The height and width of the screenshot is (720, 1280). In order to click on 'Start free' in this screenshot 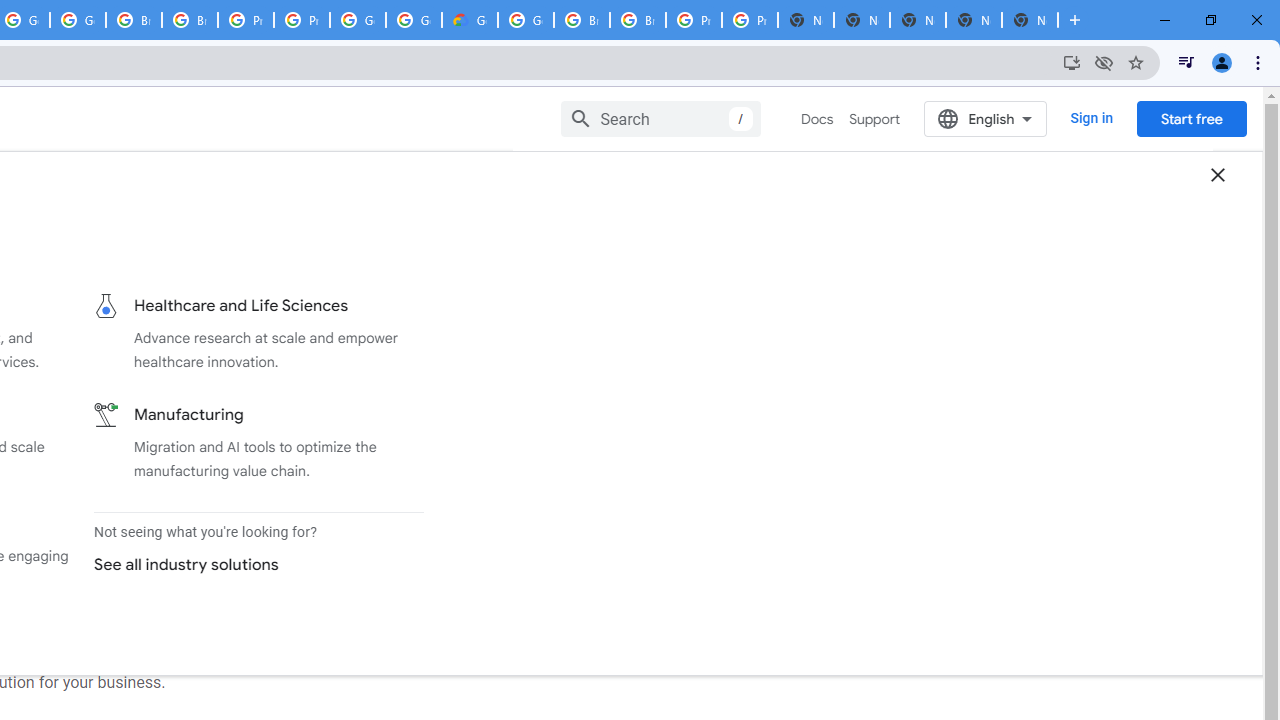, I will do `click(1191, 118)`.